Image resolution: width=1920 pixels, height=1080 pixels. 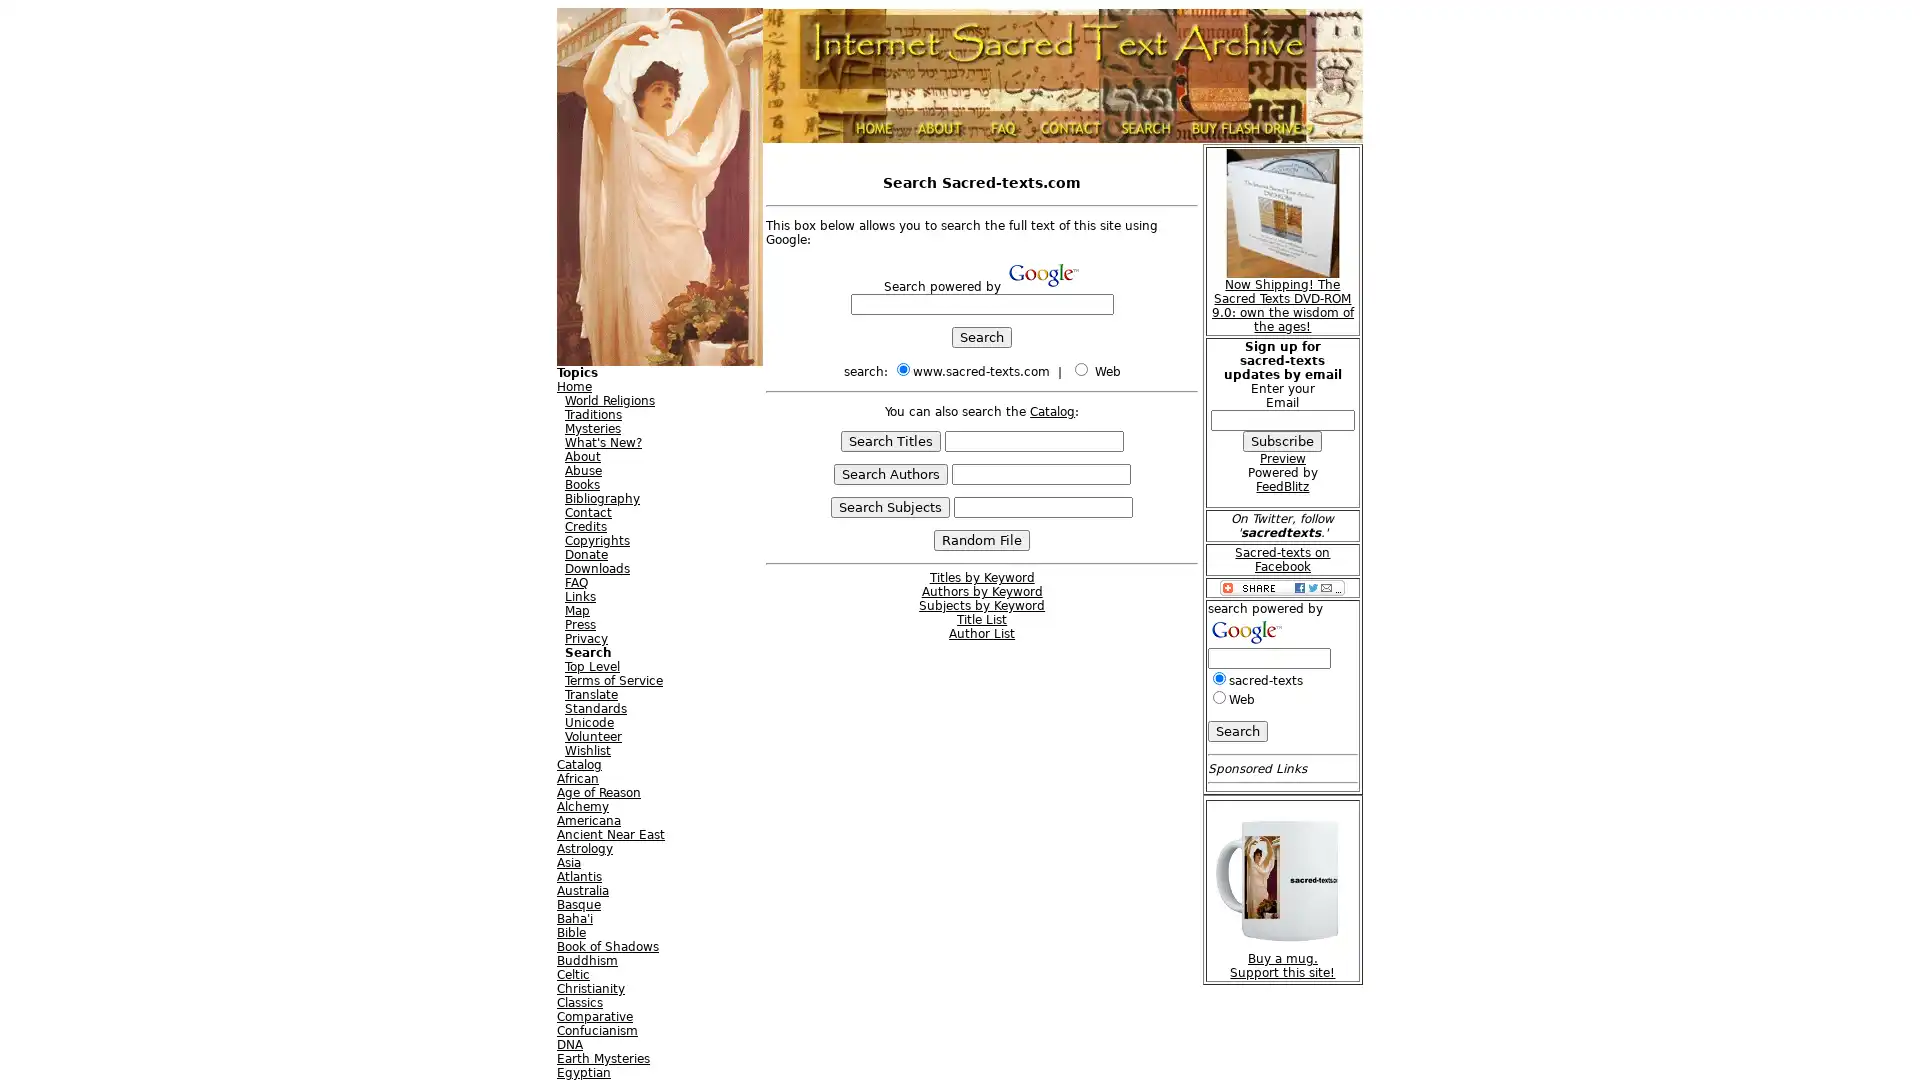 What do you see at coordinates (1236, 730) in the screenshot?
I see `Search` at bounding box center [1236, 730].